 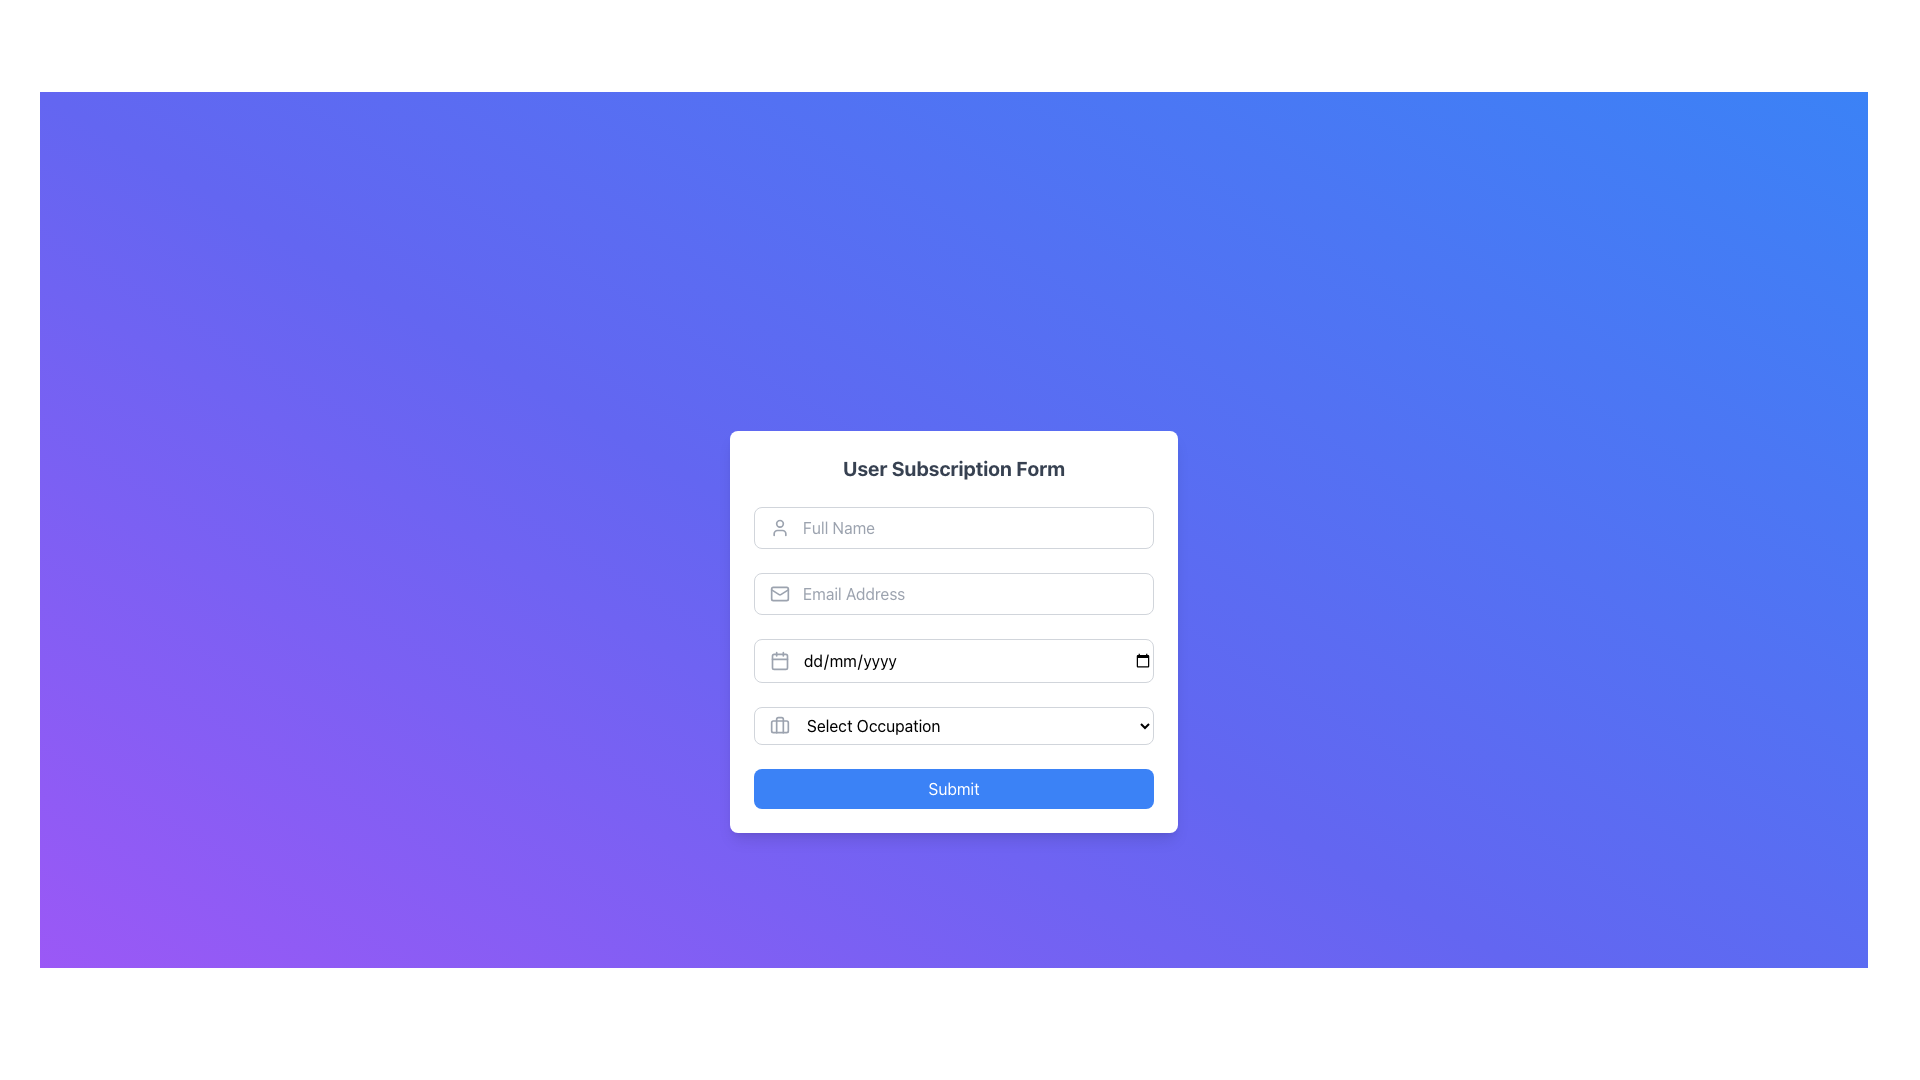 I want to click on the user profile icon located to the left of the 'Full Name' input field, so click(x=778, y=527).